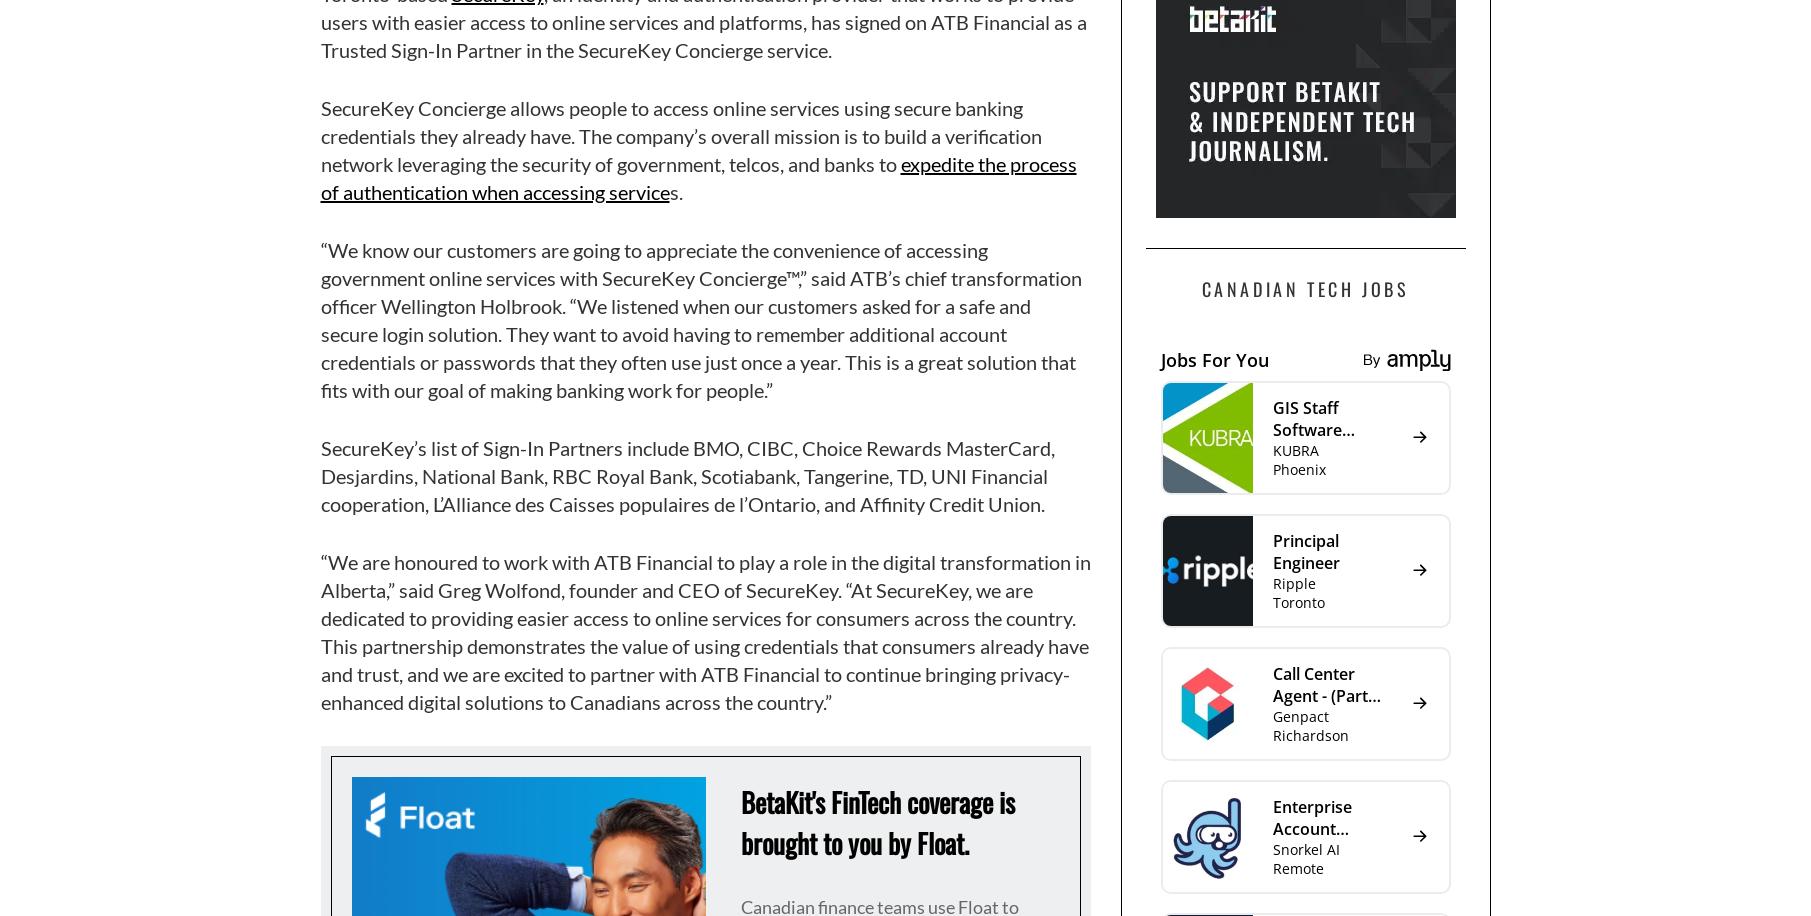 The width and height of the screenshot is (1811, 916). What do you see at coordinates (1309, 734) in the screenshot?
I see `'Richardson'` at bounding box center [1309, 734].